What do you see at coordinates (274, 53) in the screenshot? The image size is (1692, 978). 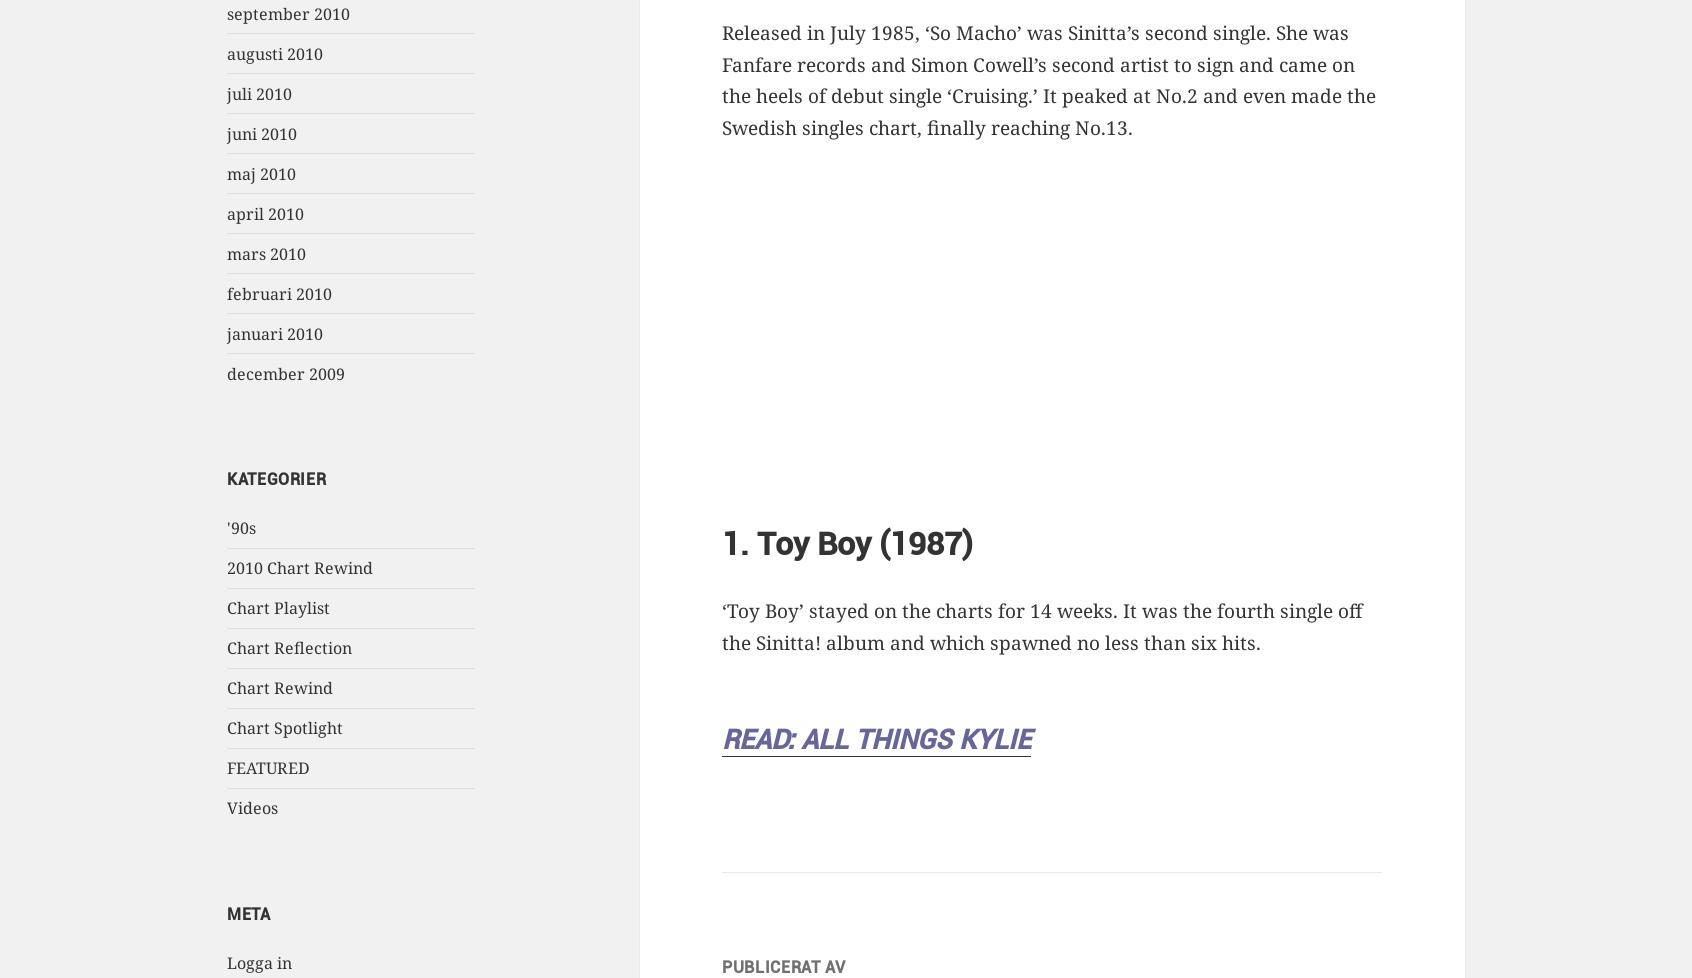 I see `'augusti 2010'` at bounding box center [274, 53].